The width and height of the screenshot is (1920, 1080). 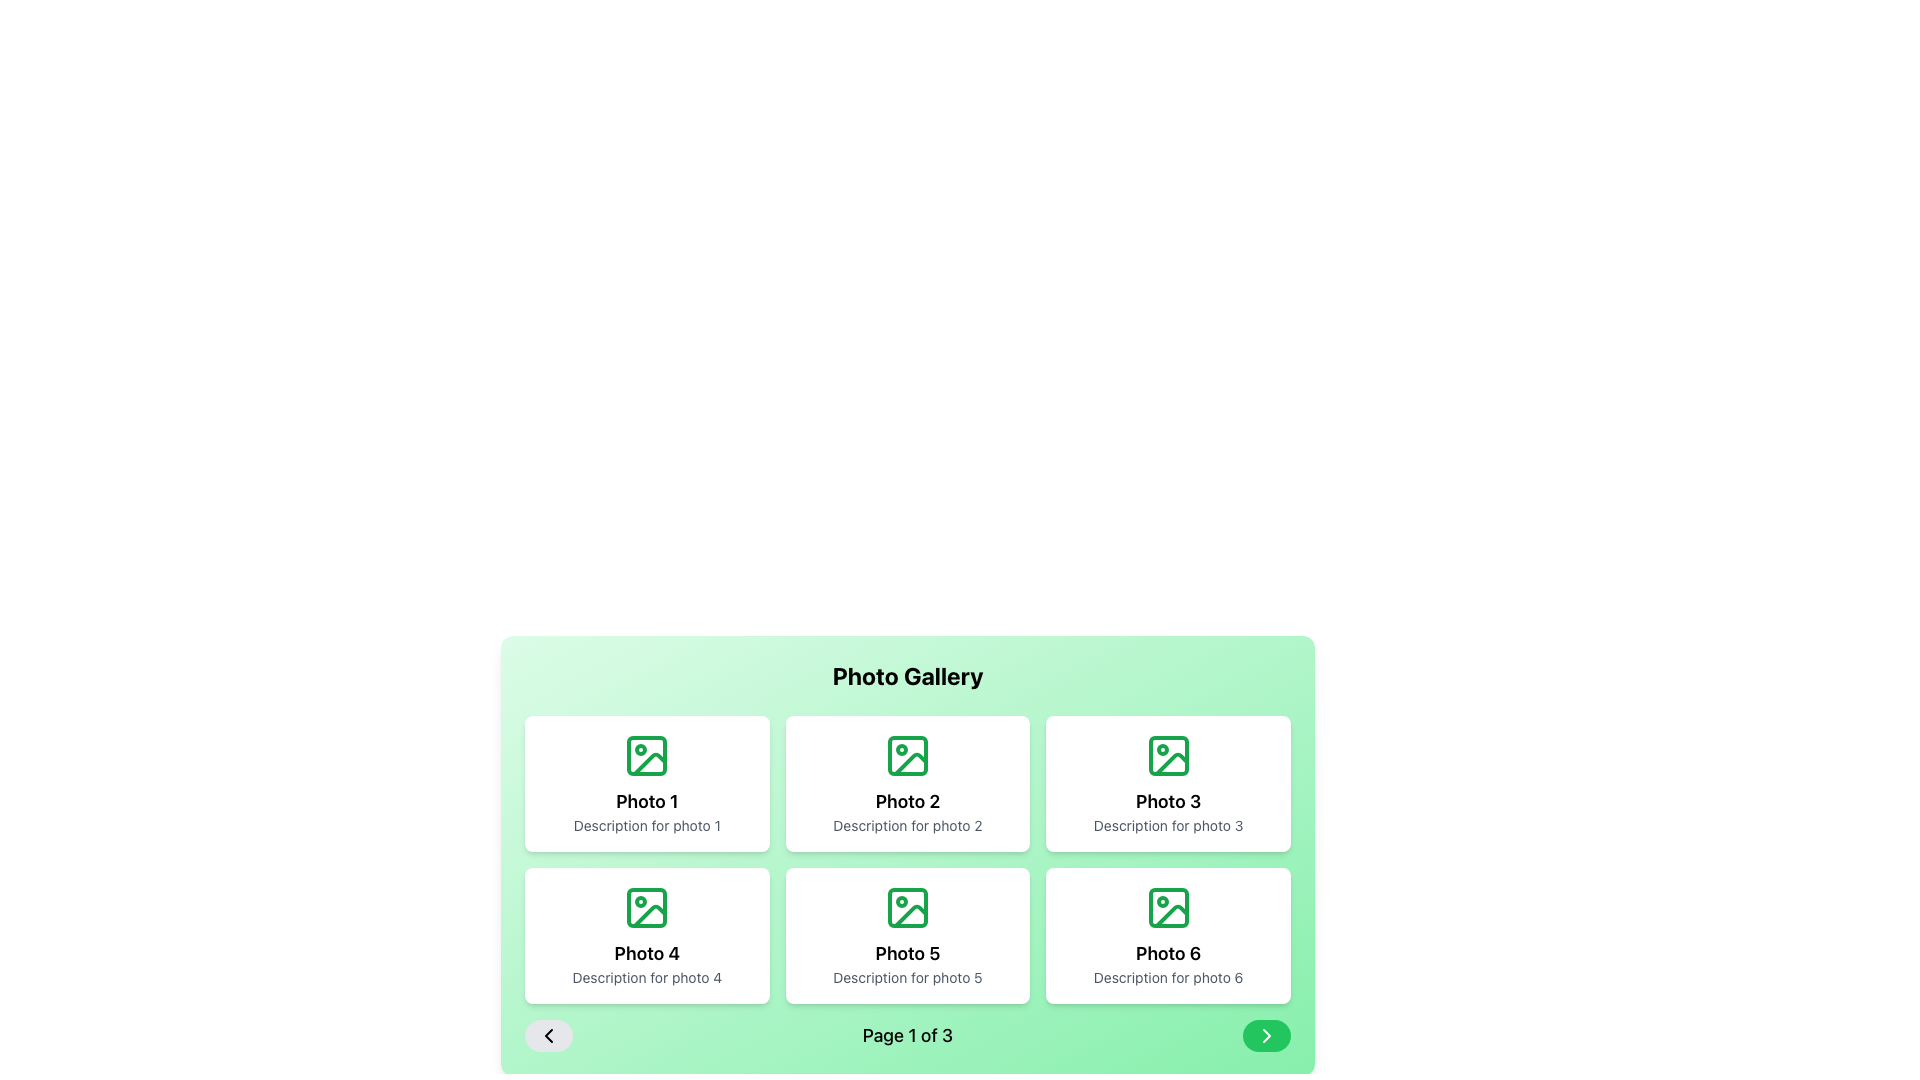 I want to click on text element that provides a descriptive caption for the associated image under the title 'Photo 2' in the 'Photo Gallery' section, so click(x=906, y=825).